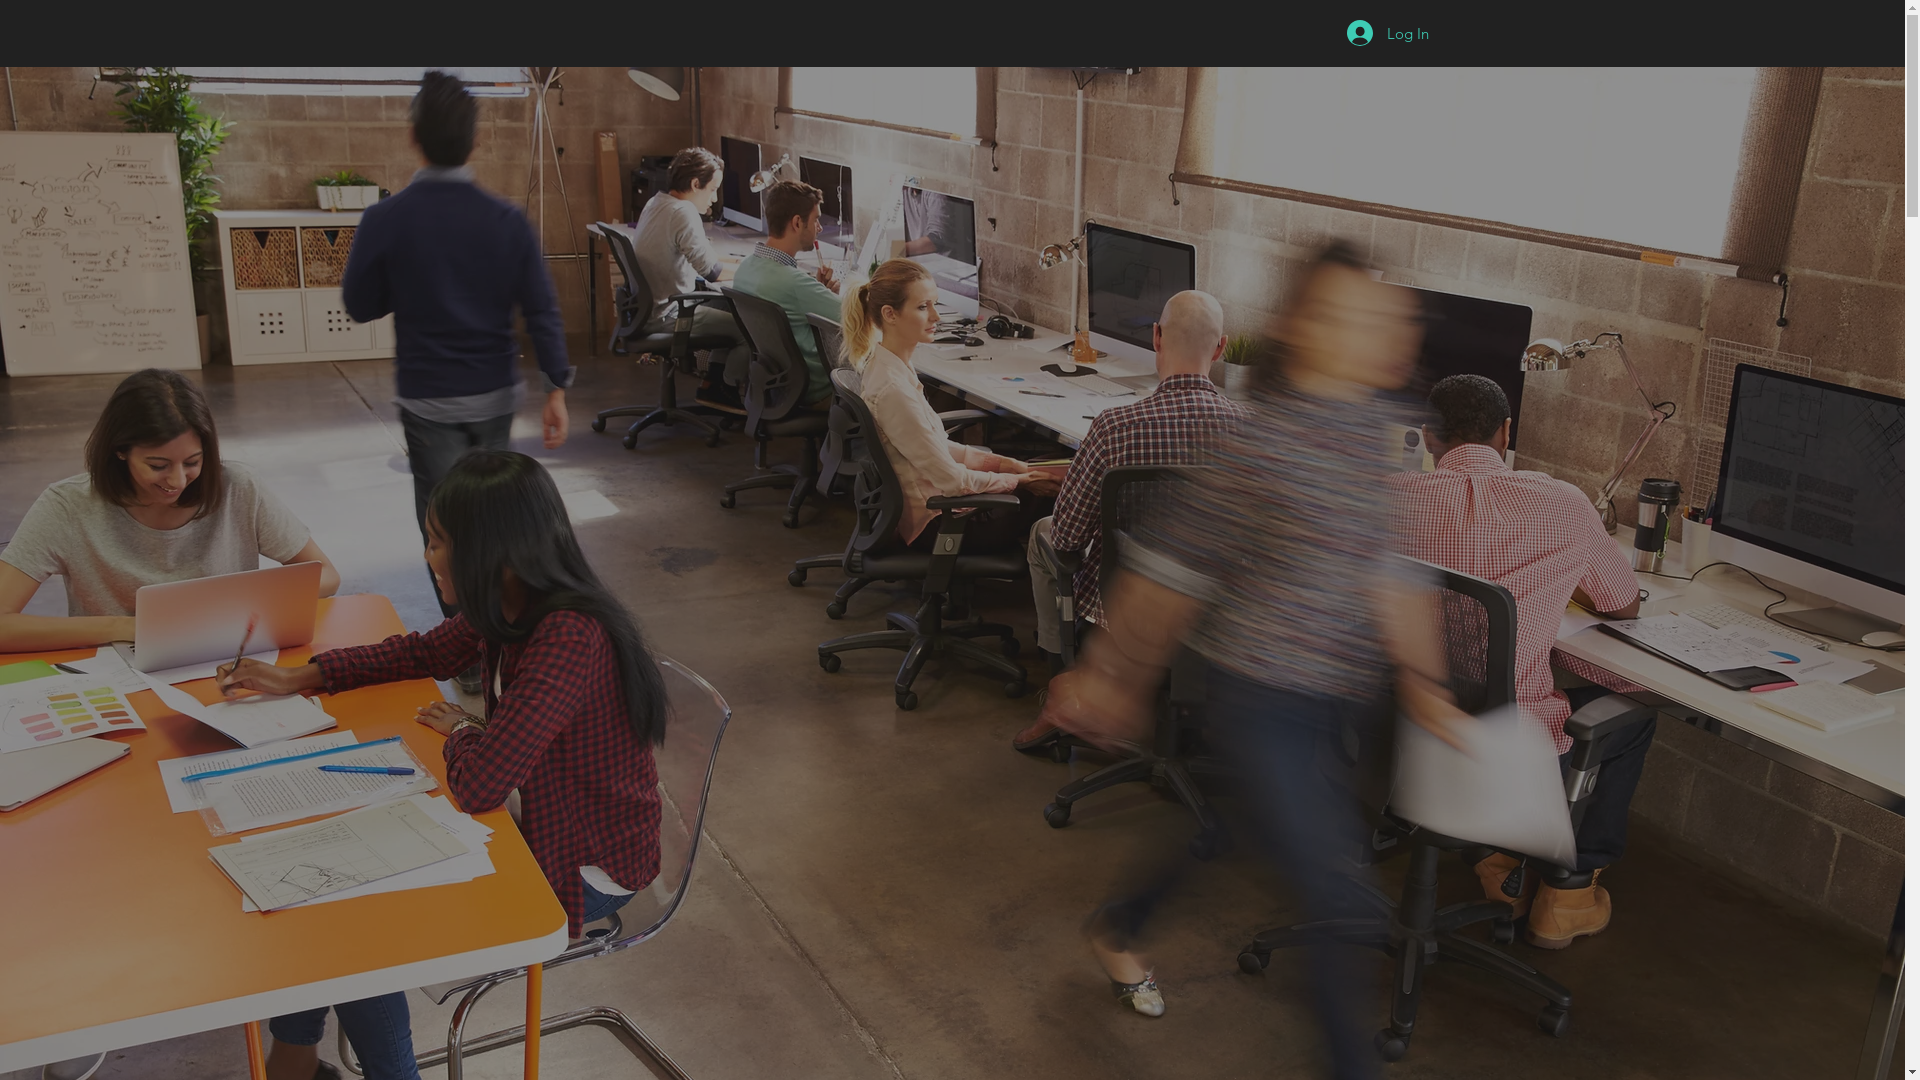 The image size is (1920, 1080). What do you see at coordinates (1331, 33) in the screenshot?
I see `'Log In'` at bounding box center [1331, 33].